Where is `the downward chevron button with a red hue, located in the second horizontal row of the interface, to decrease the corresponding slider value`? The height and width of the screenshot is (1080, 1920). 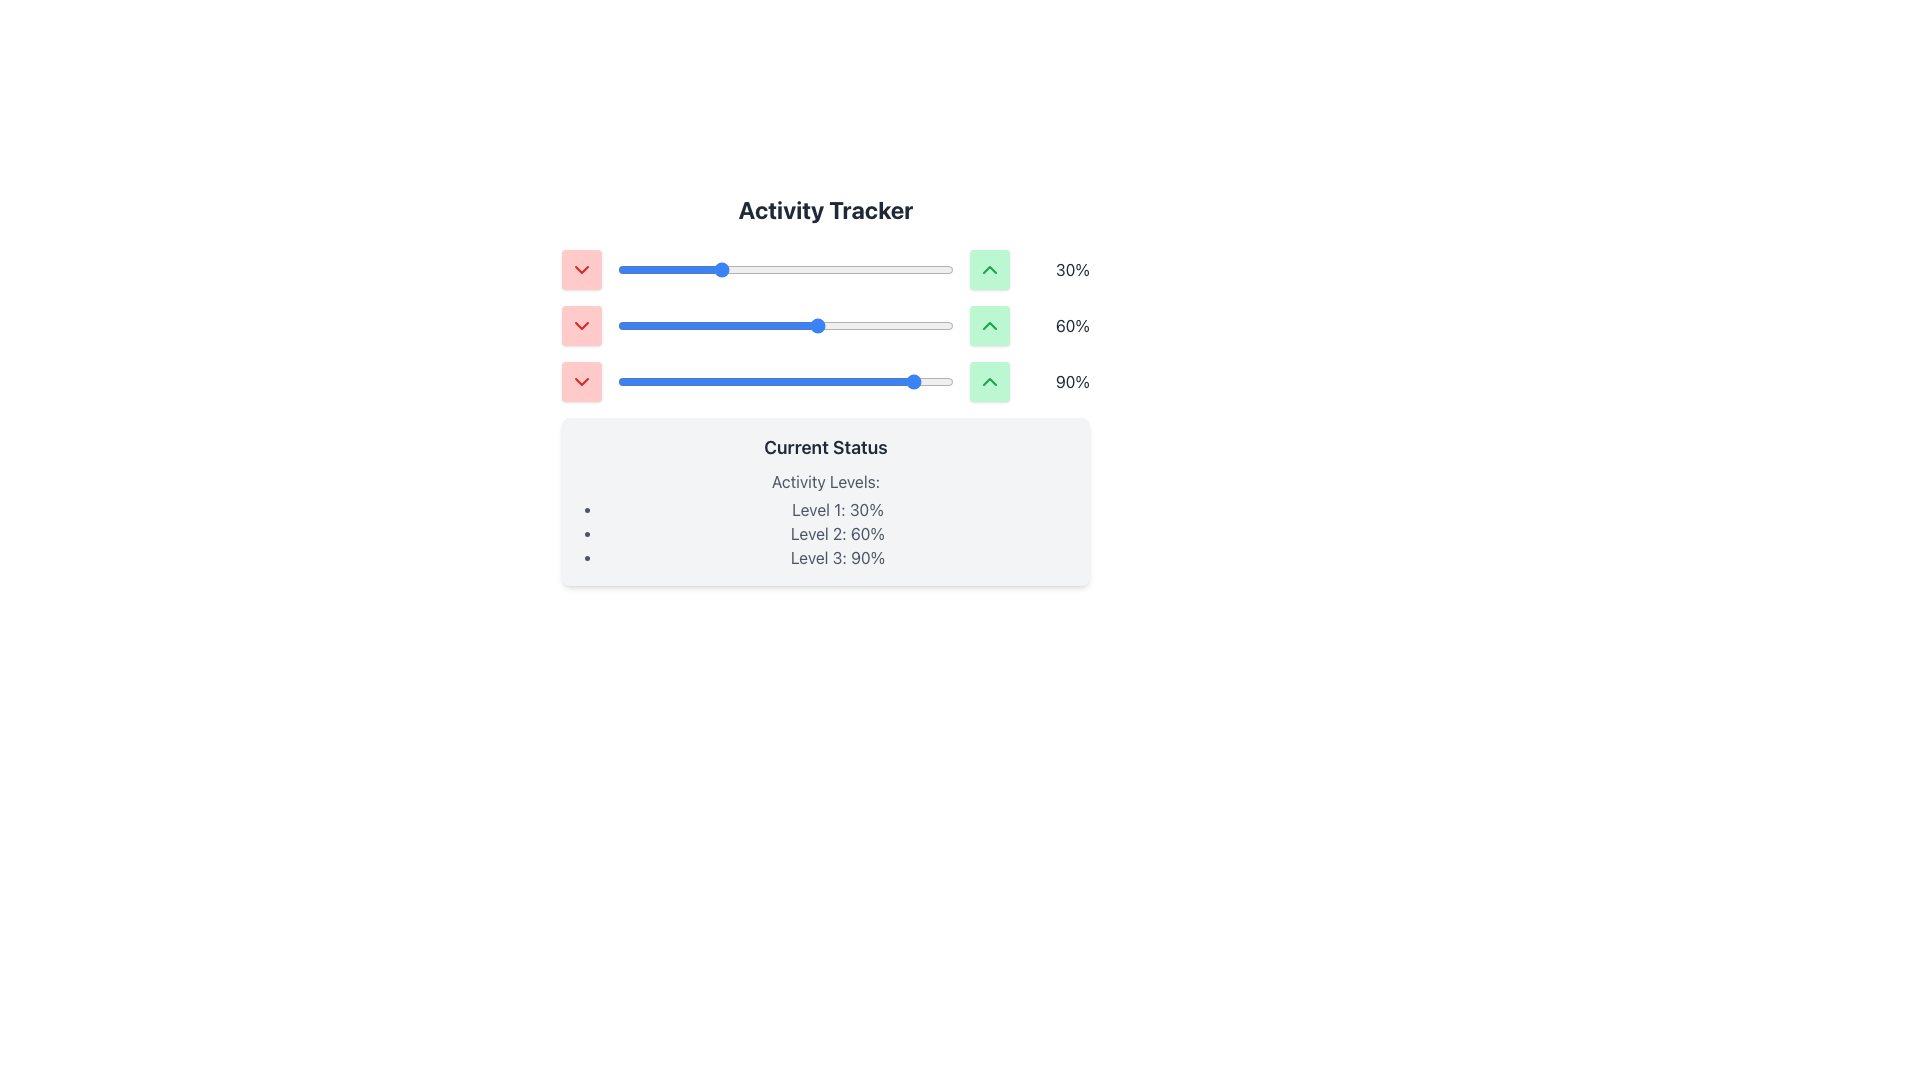
the downward chevron button with a red hue, located in the second horizontal row of the interface, to decrease the corresponding slider value is located at coordinates (580, 325).